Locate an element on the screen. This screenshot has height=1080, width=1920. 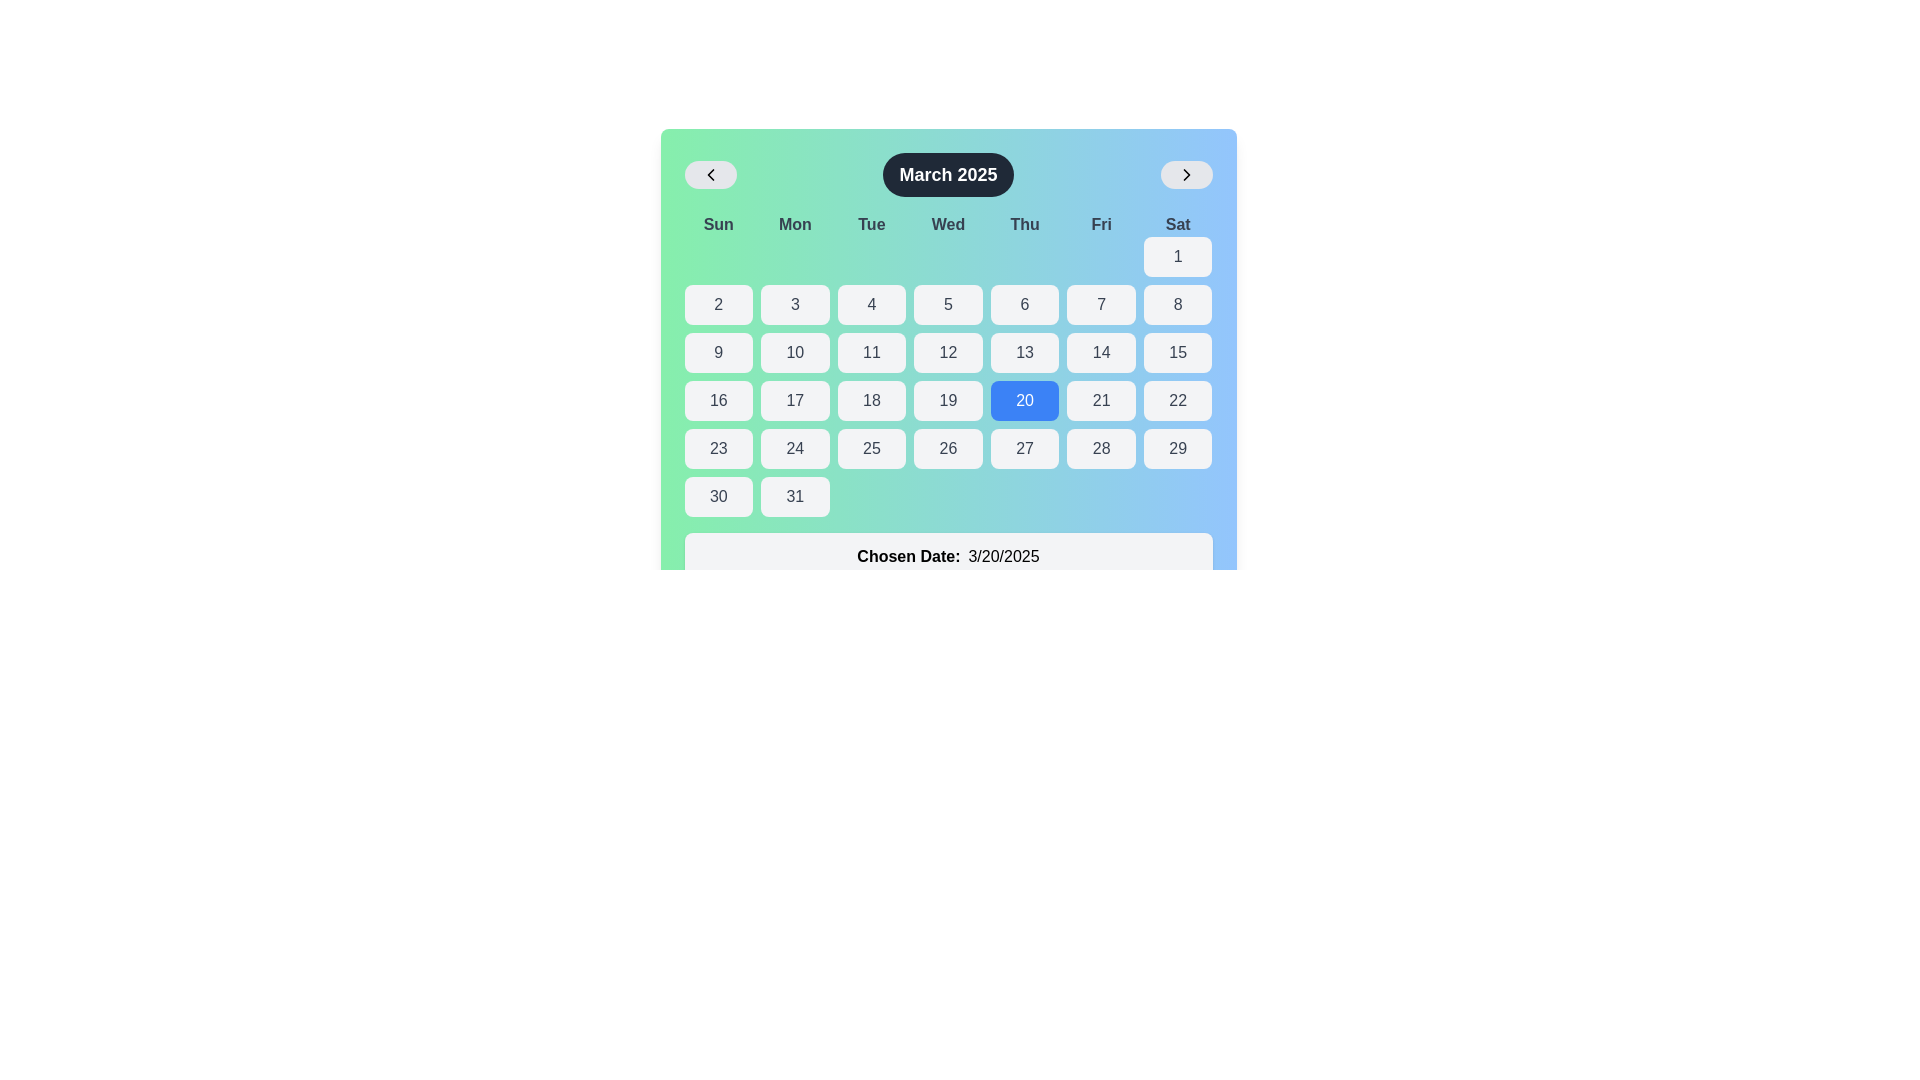
the button displaying the date '18' in the calendar grid is located at coordinates (871, 401).